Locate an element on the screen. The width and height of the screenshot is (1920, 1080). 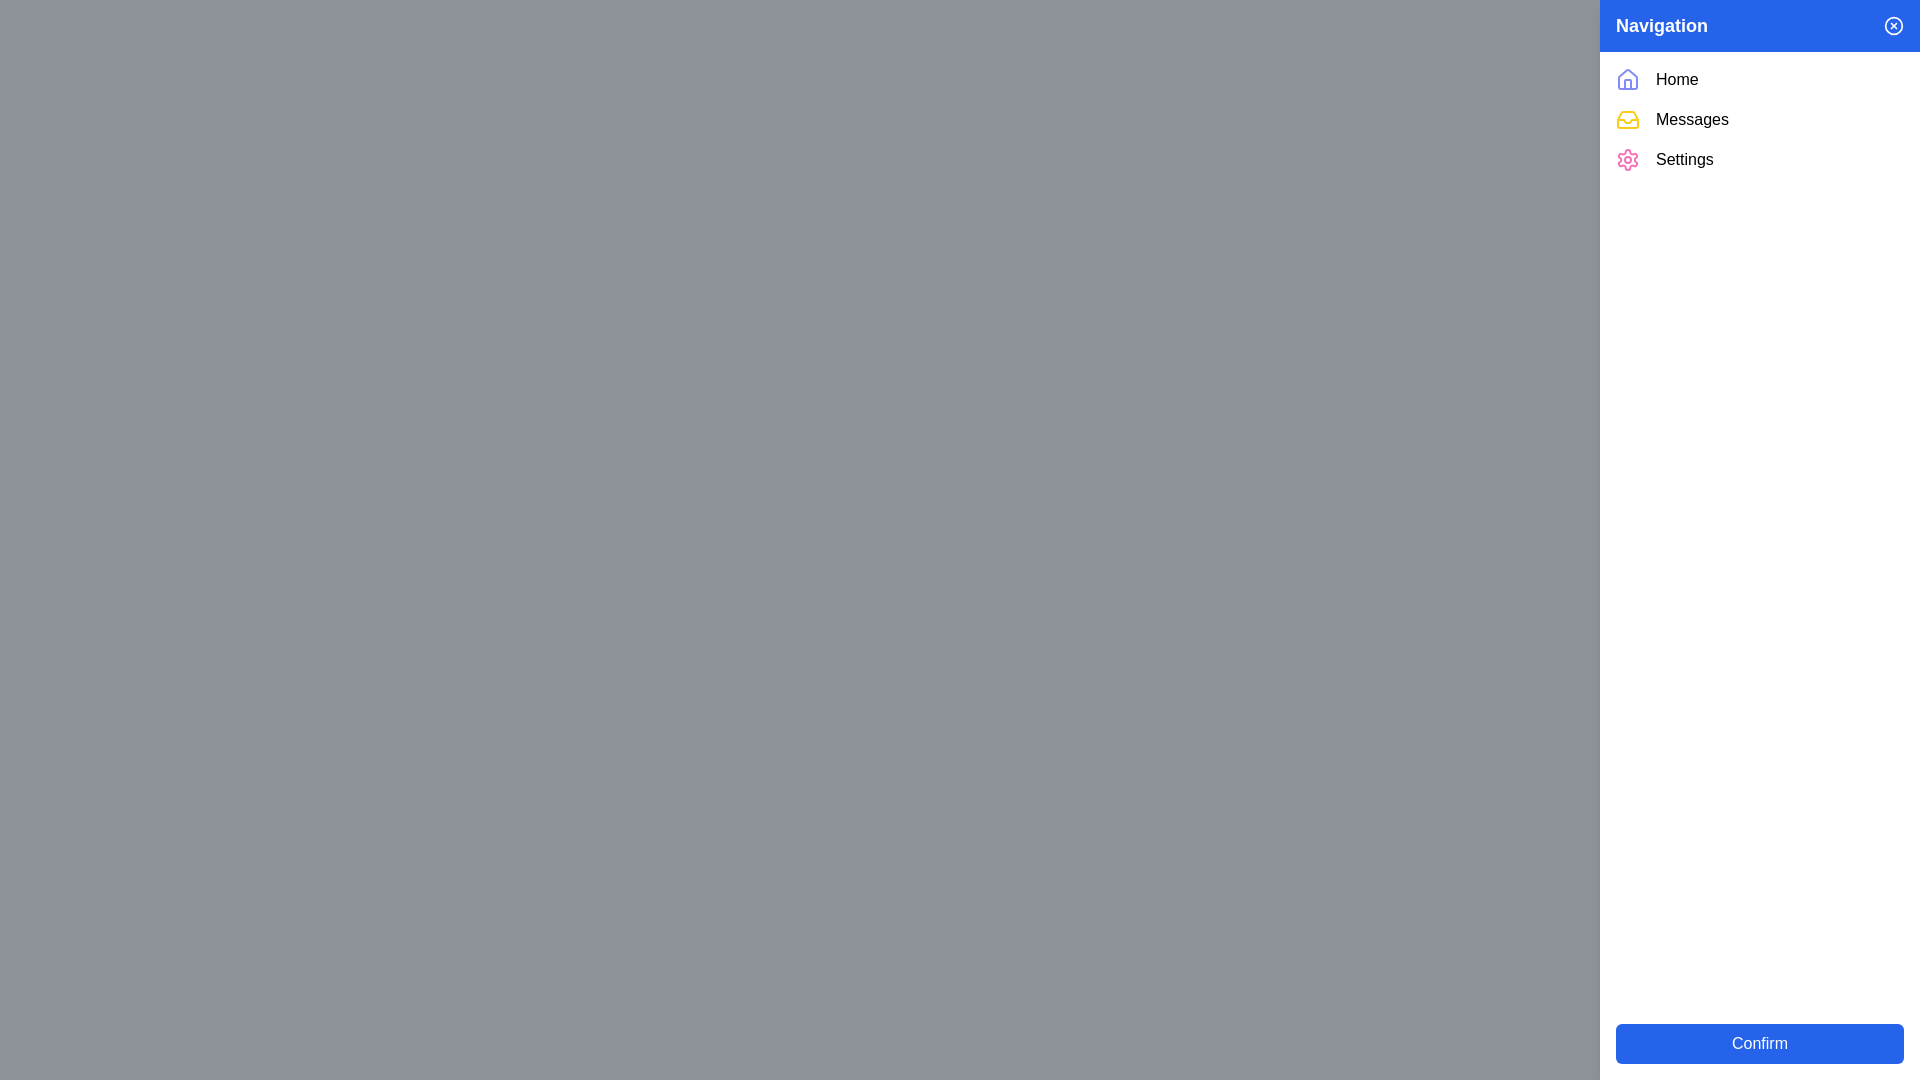
the pink-colored gear-shaped icon representing settings, which is the leftmost icon in the 'Settings' entry of the vertical navigation menu is located at coordinates (1627, 158).